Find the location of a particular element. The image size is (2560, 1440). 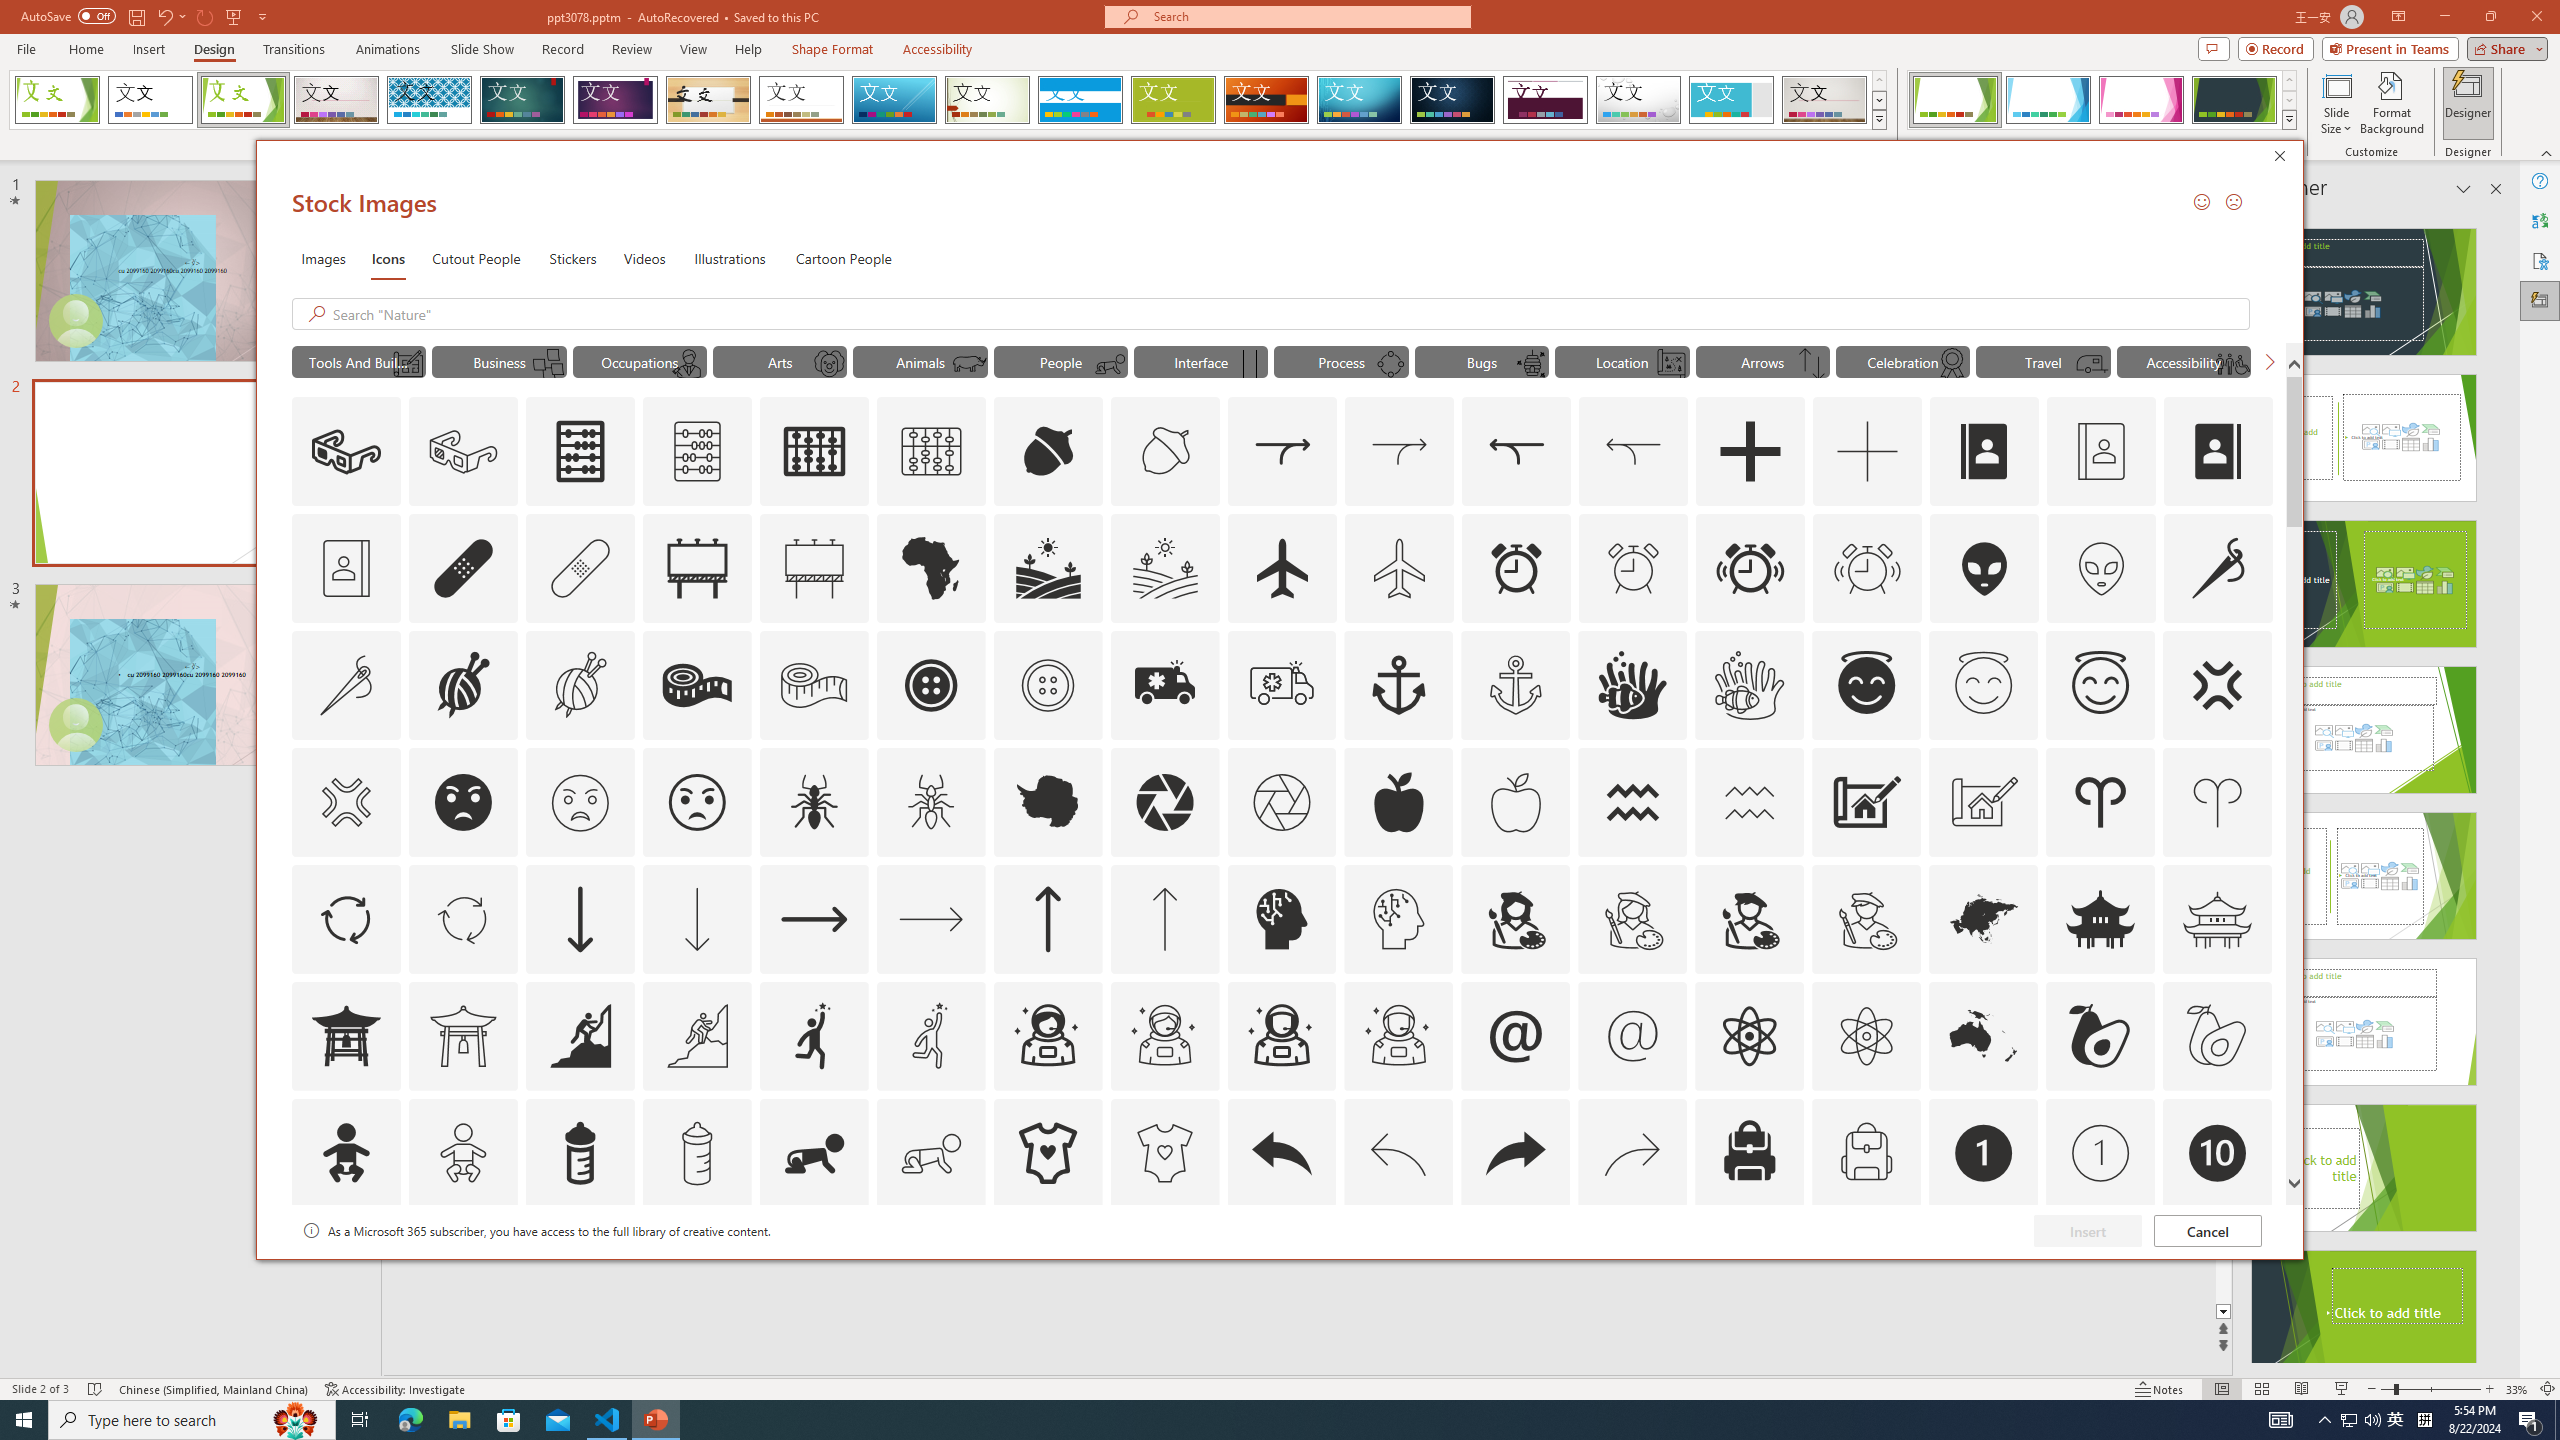

'AutomationID: Icons_ArtistFemale_M' is located at coordinates (1632, 918).